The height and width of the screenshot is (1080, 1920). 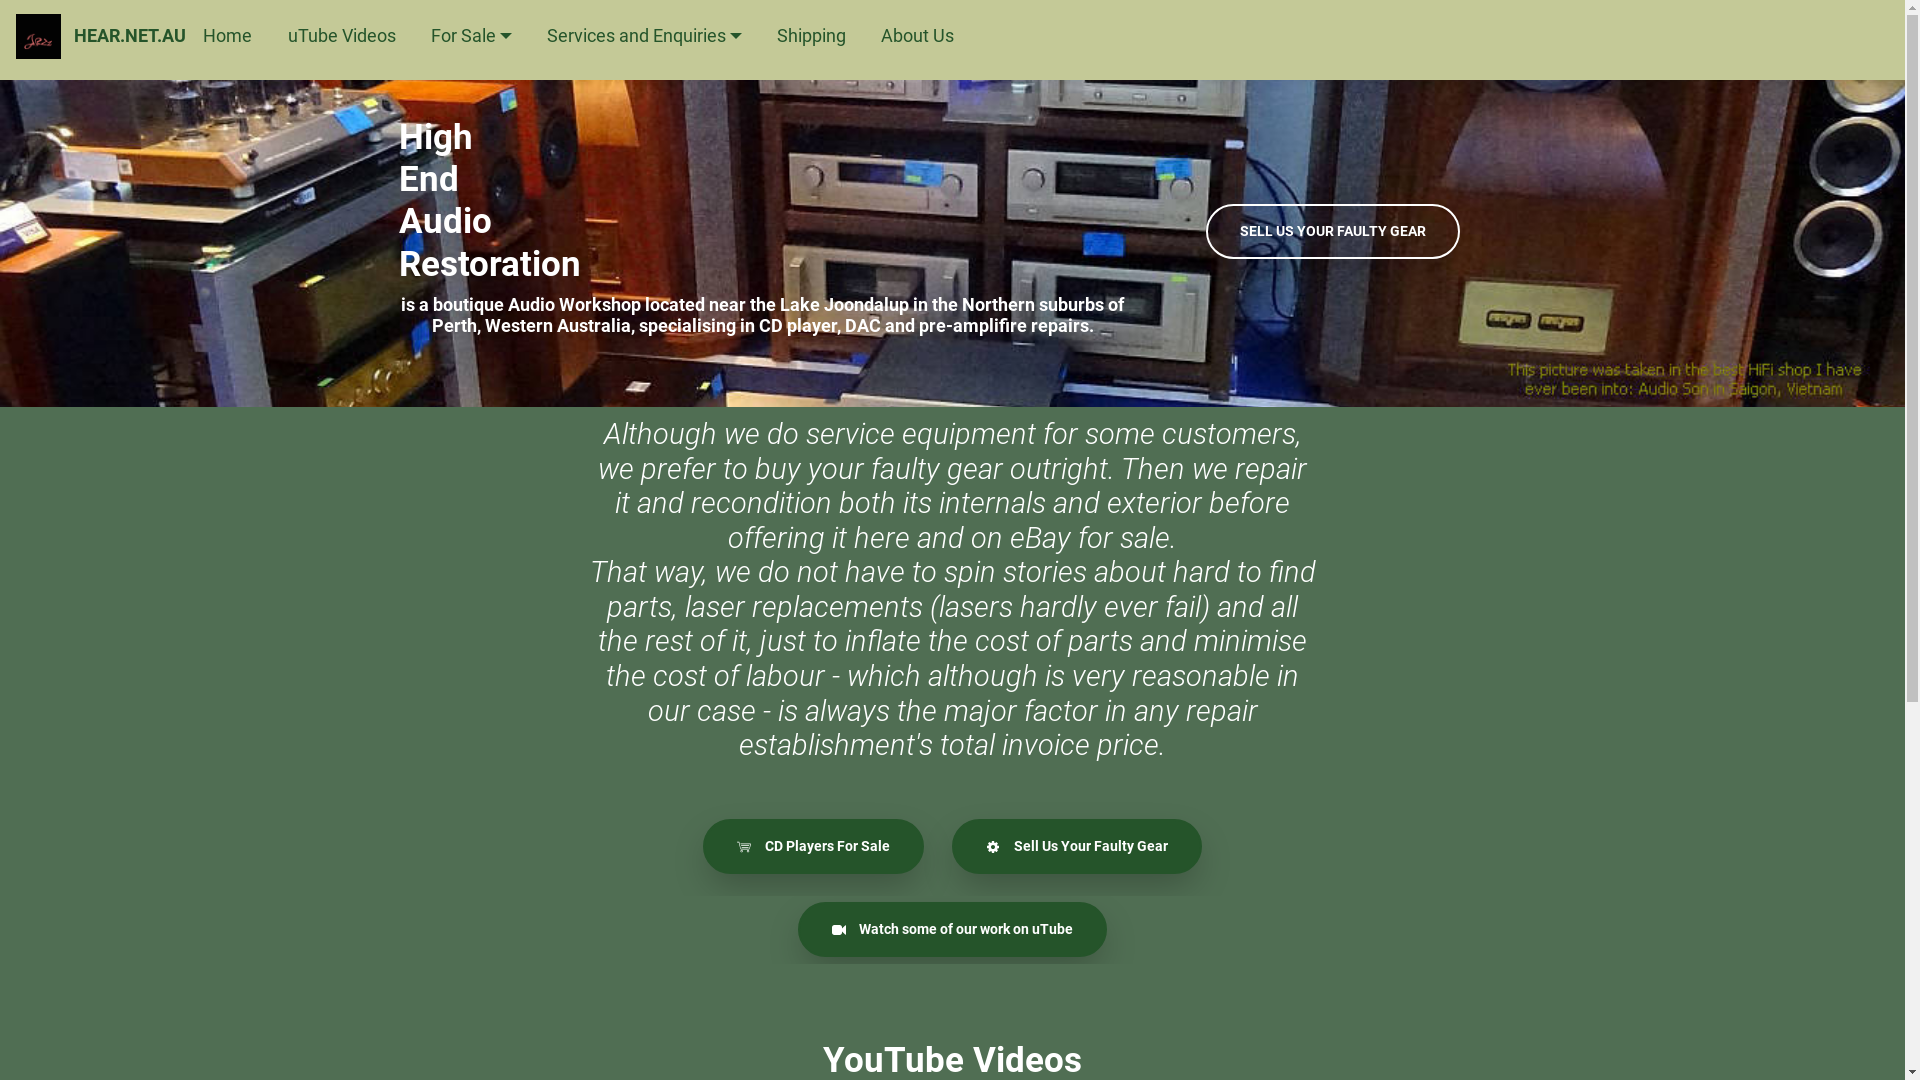 What do you see at coordinates (128, 35) in the screenshot?
I see `'HEAR.NET.AU'` at bounding box center [128, 35].